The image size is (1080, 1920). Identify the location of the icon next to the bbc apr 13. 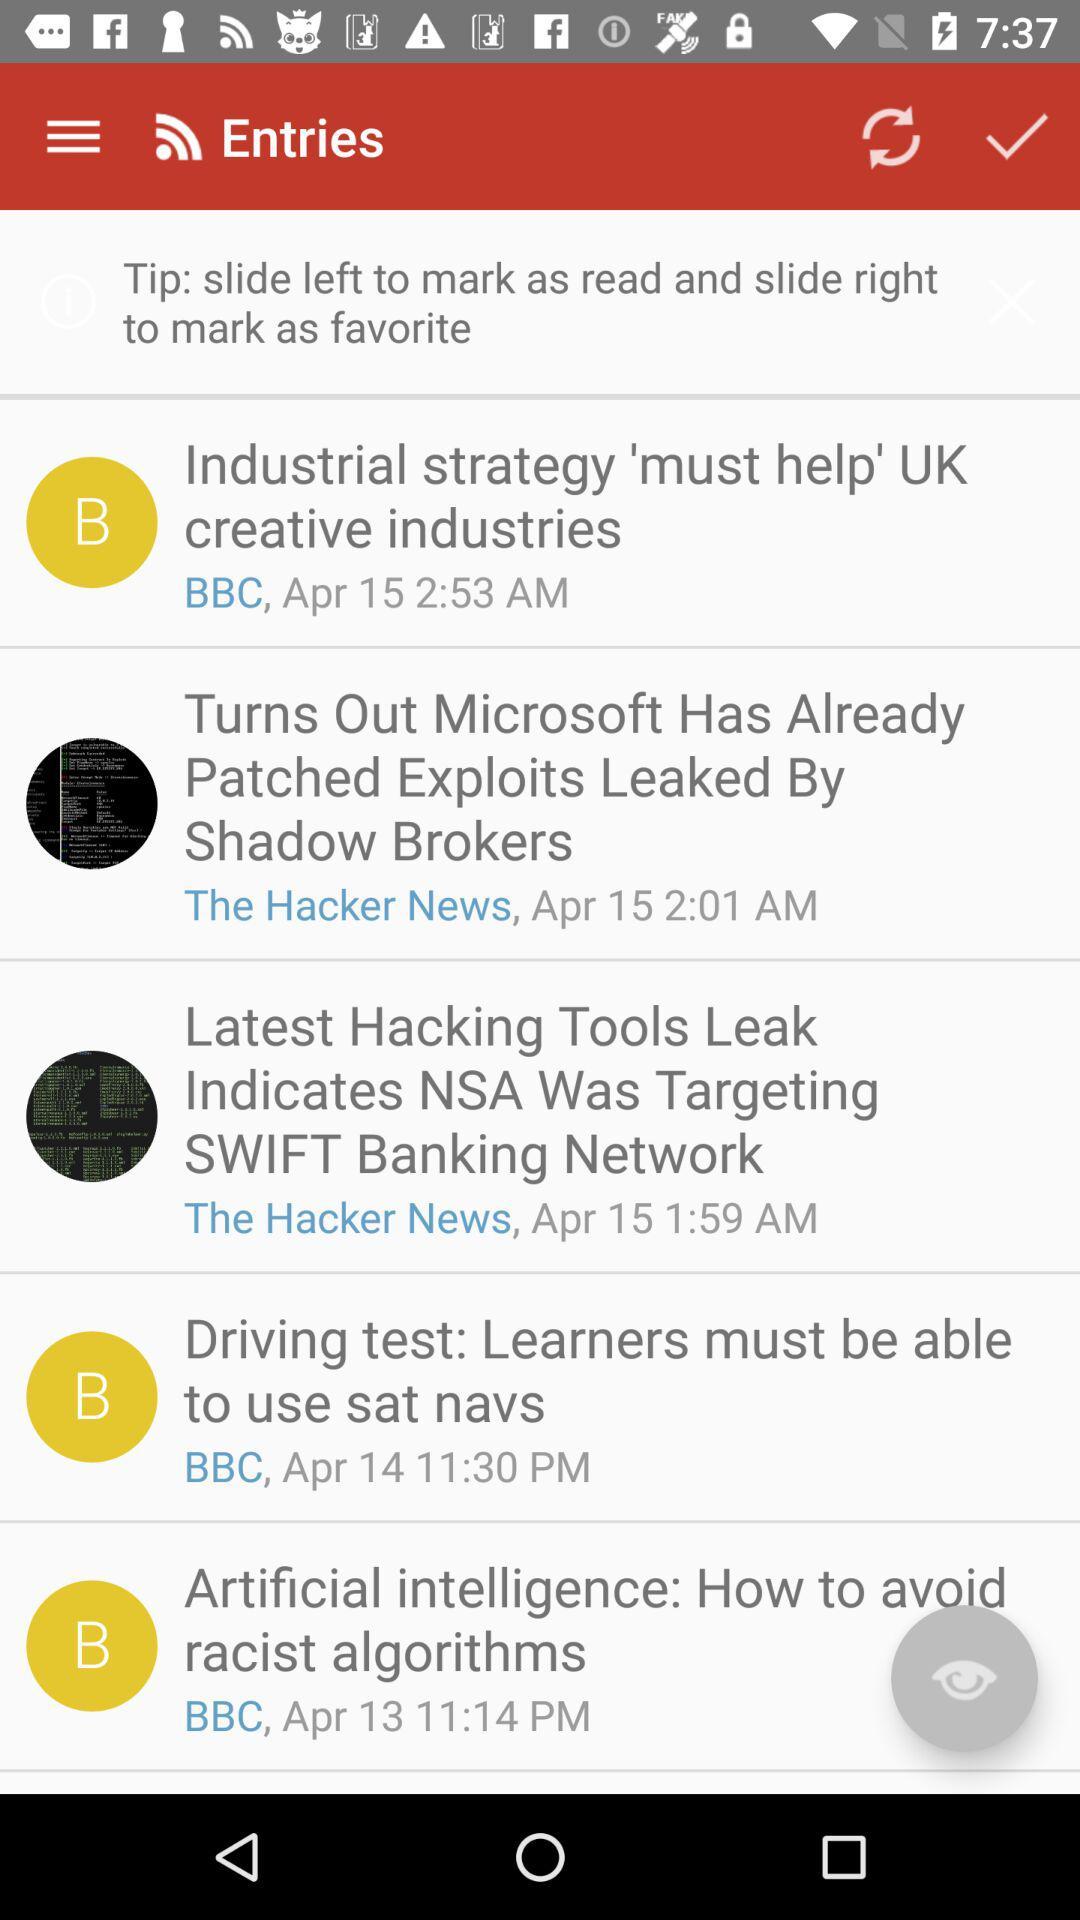
(963, 1678).